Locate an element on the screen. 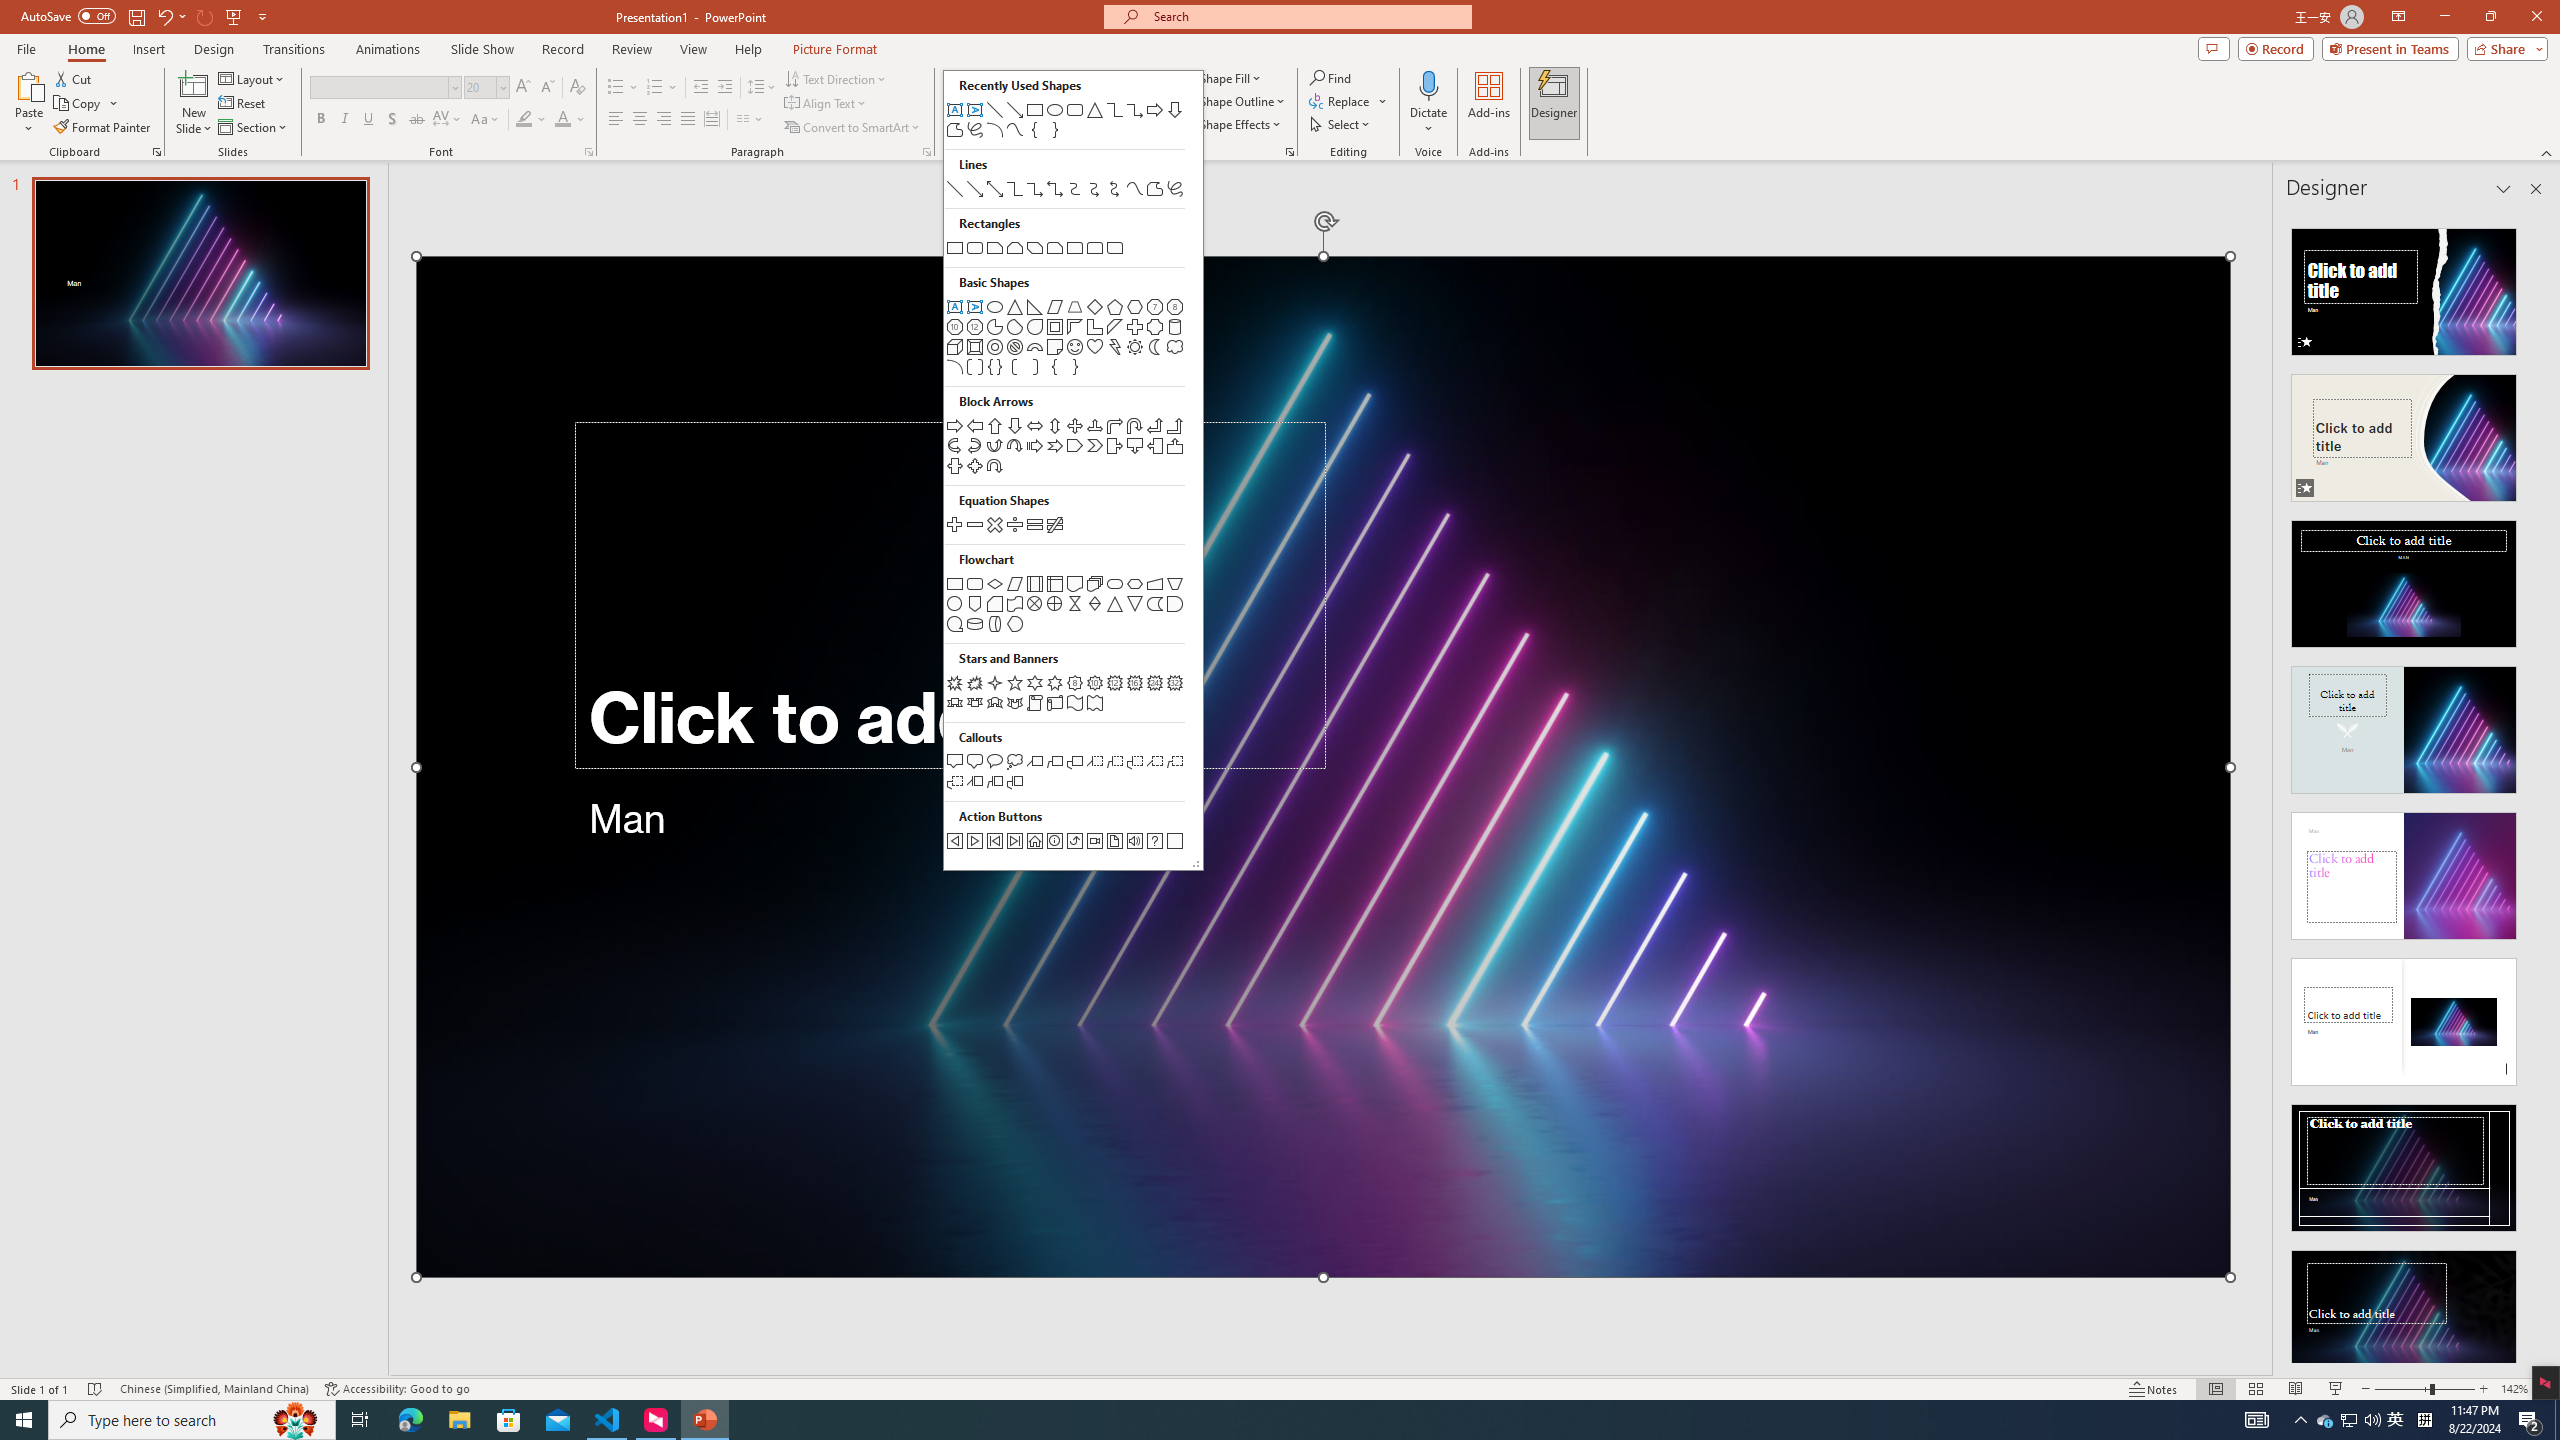 Image resolution: width=2560 pixels, height=1440 pixels. 'Microsoft Edge' is located at coordinates (409, 1418).